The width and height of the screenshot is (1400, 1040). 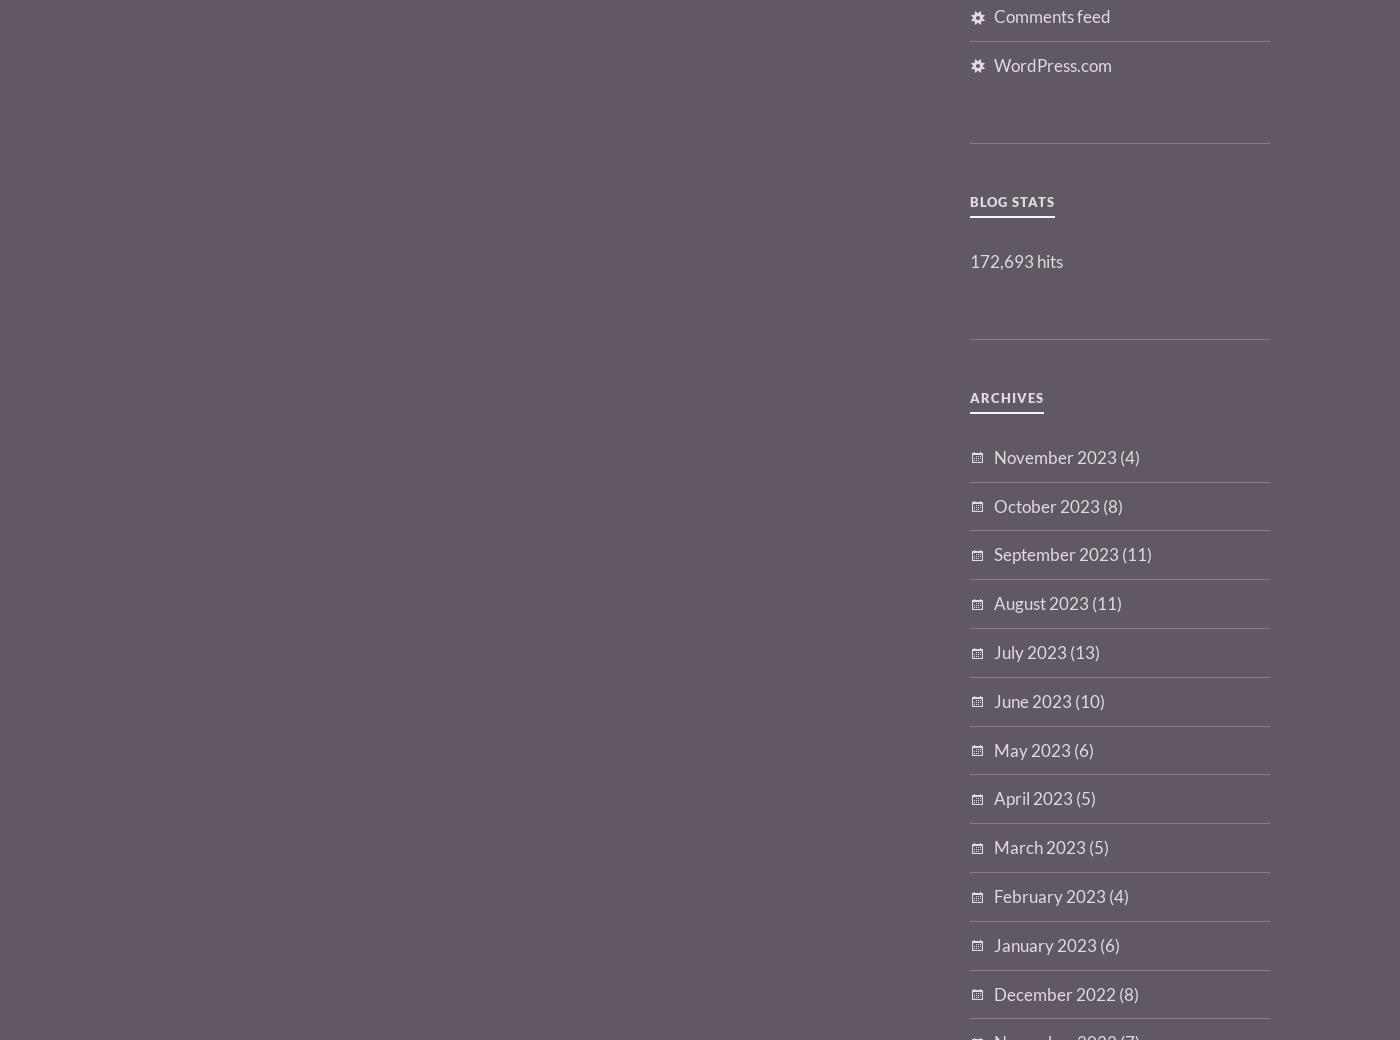 I want to click on 'Comments feed', so click(x=1052, y=14).